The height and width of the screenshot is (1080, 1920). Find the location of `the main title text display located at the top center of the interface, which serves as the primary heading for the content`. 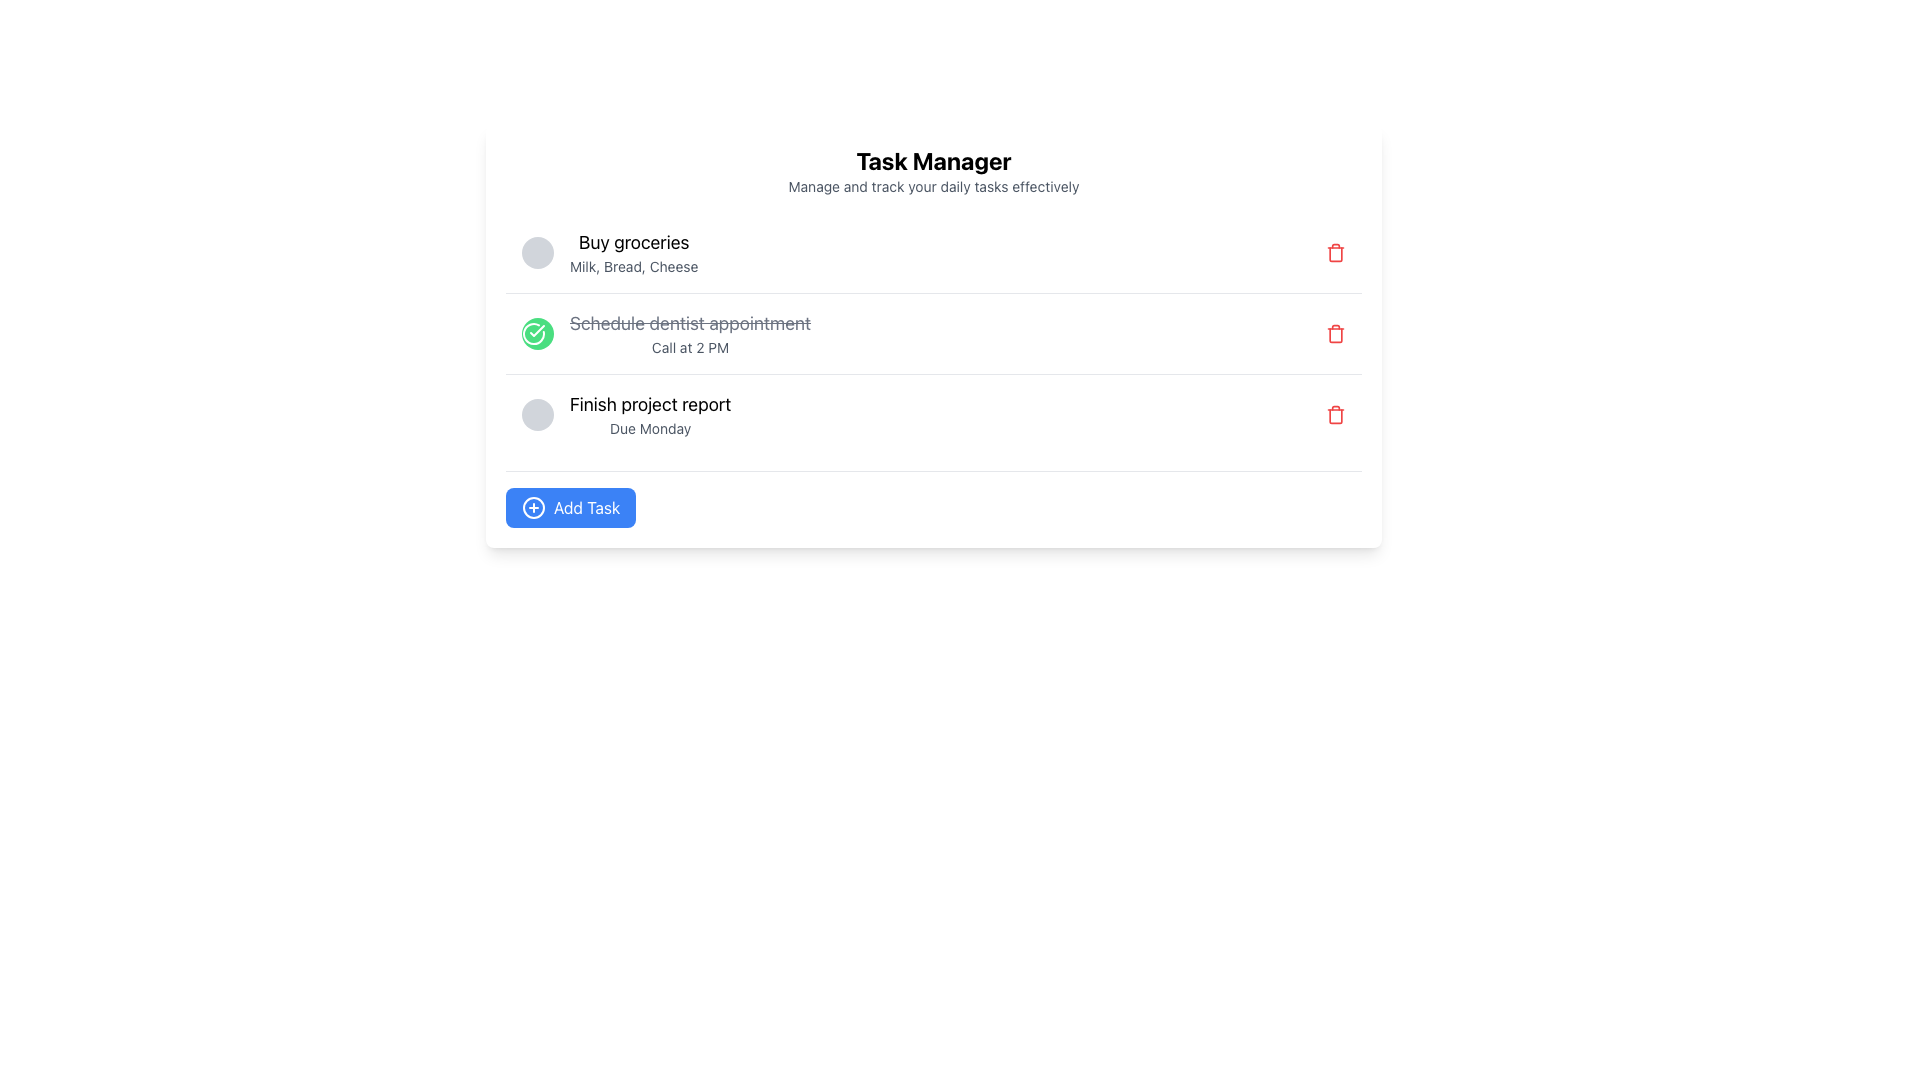

the main title text display located at the top center of the interface, which serves as the primary heading for the content is located at coordinates (933, 160).